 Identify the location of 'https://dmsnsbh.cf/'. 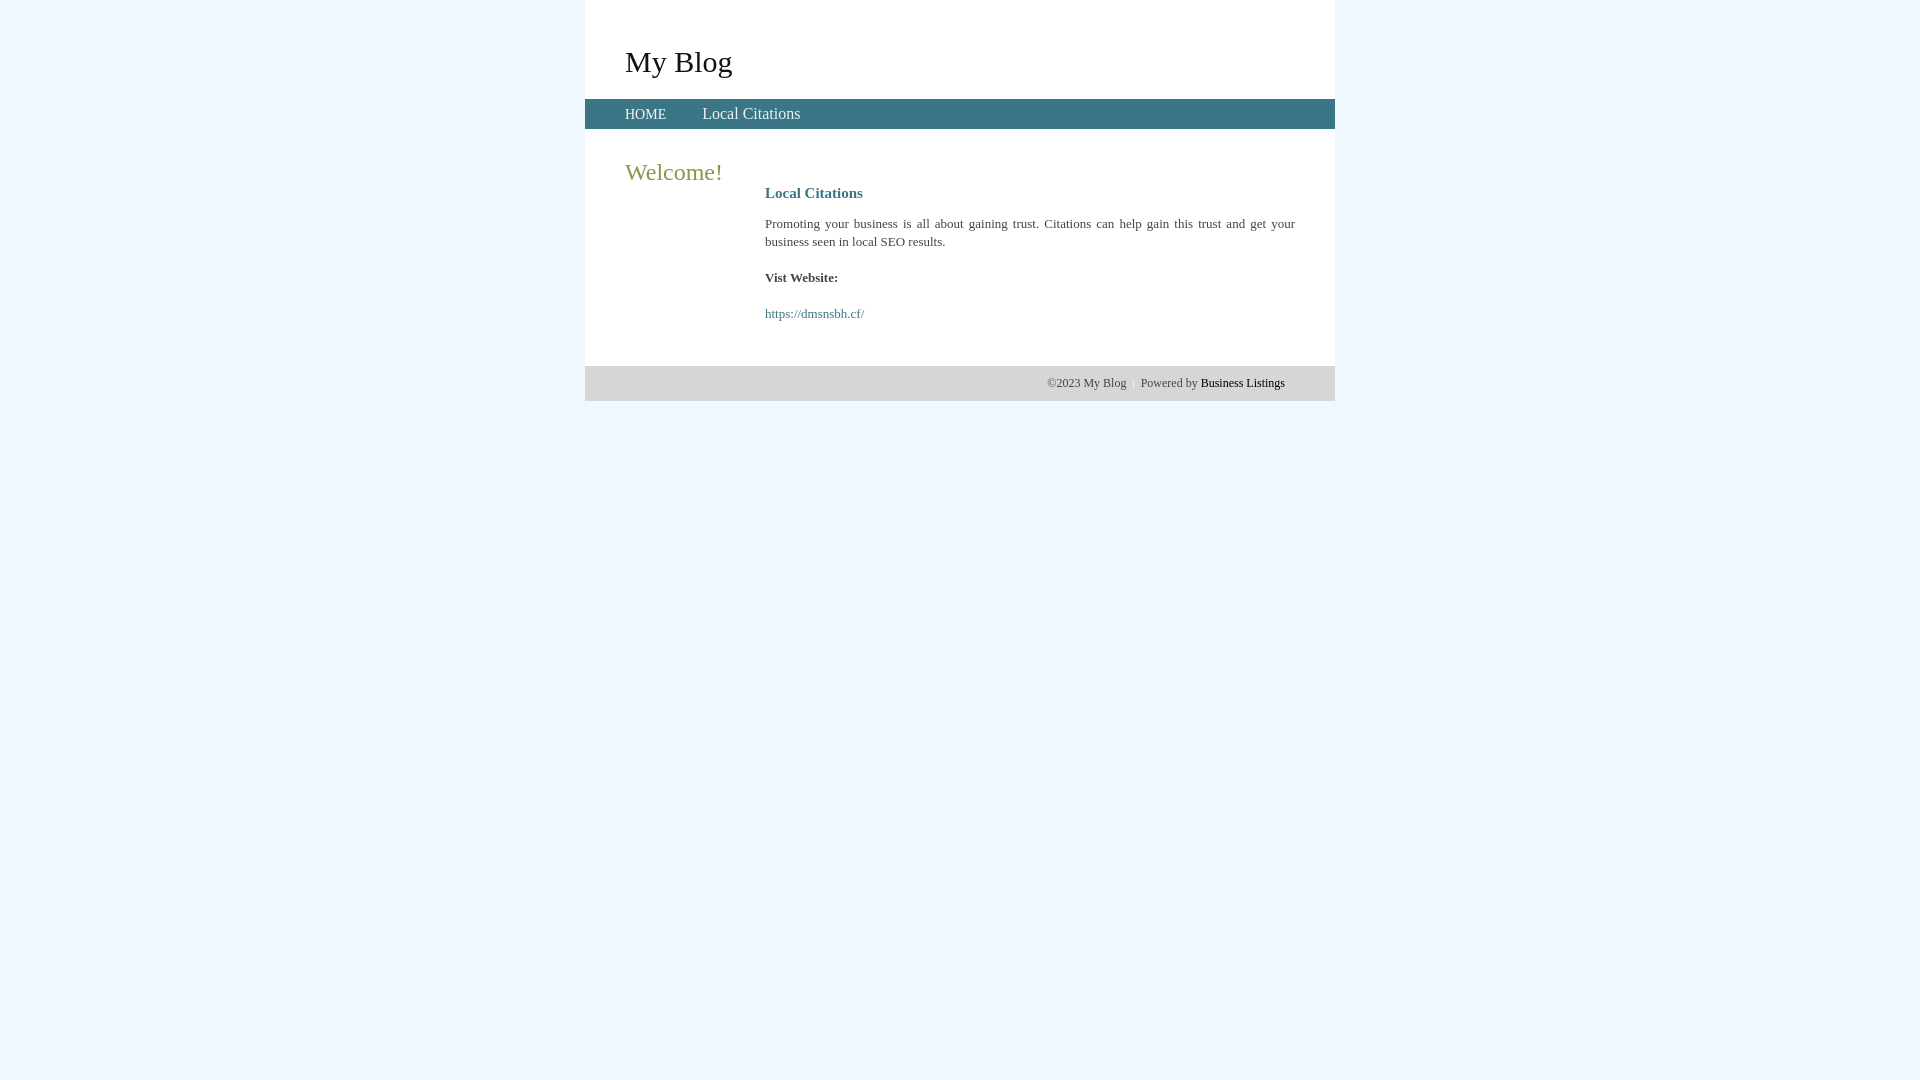
(763, 313).